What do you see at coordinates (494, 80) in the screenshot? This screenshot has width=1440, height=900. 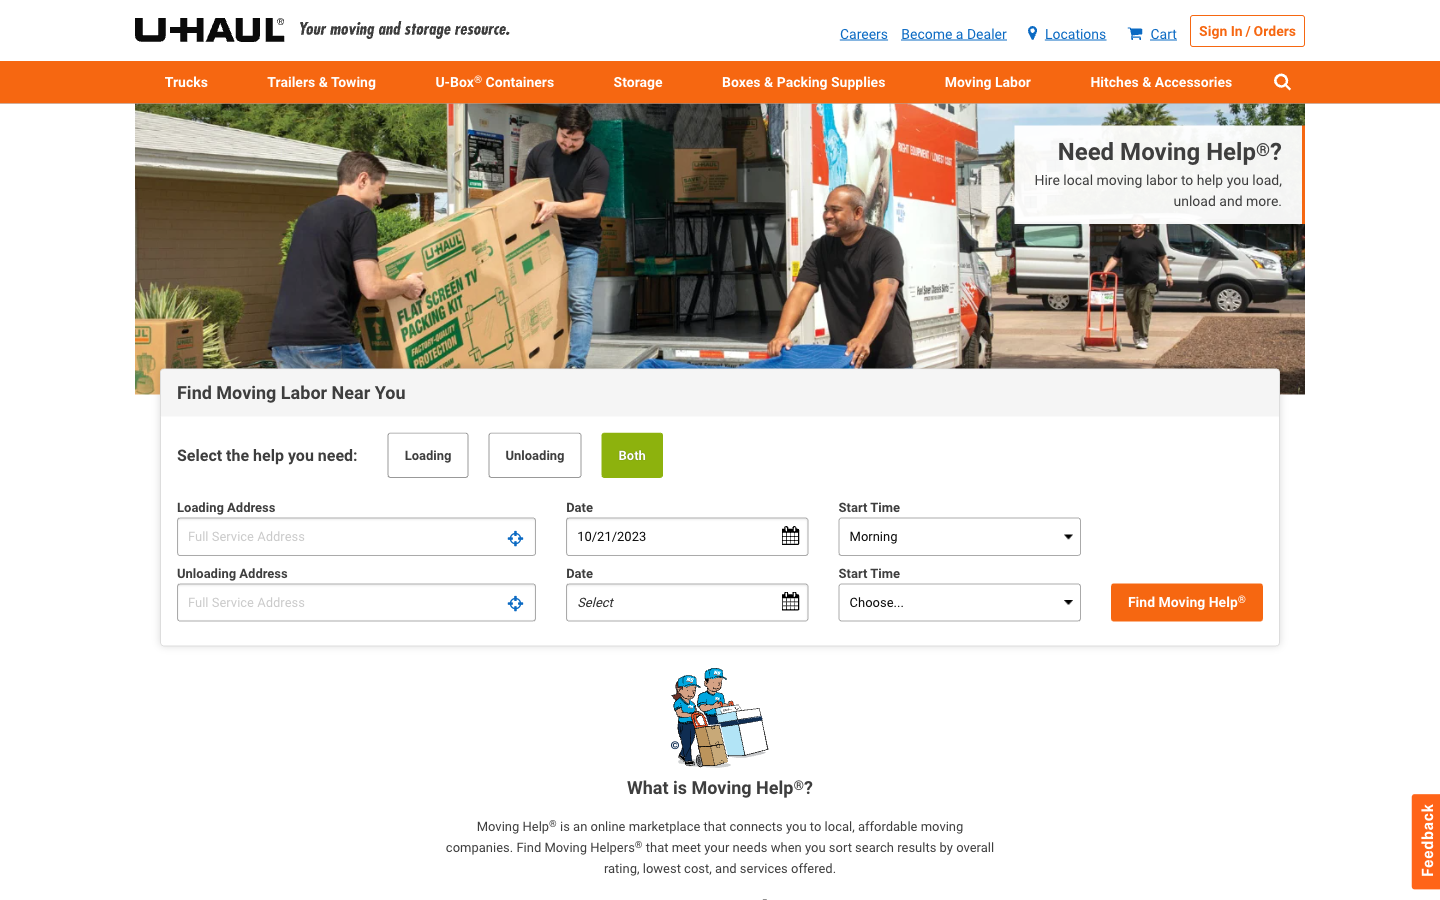 I see `Obtain containers for shift` at bounding box center [494, 80].